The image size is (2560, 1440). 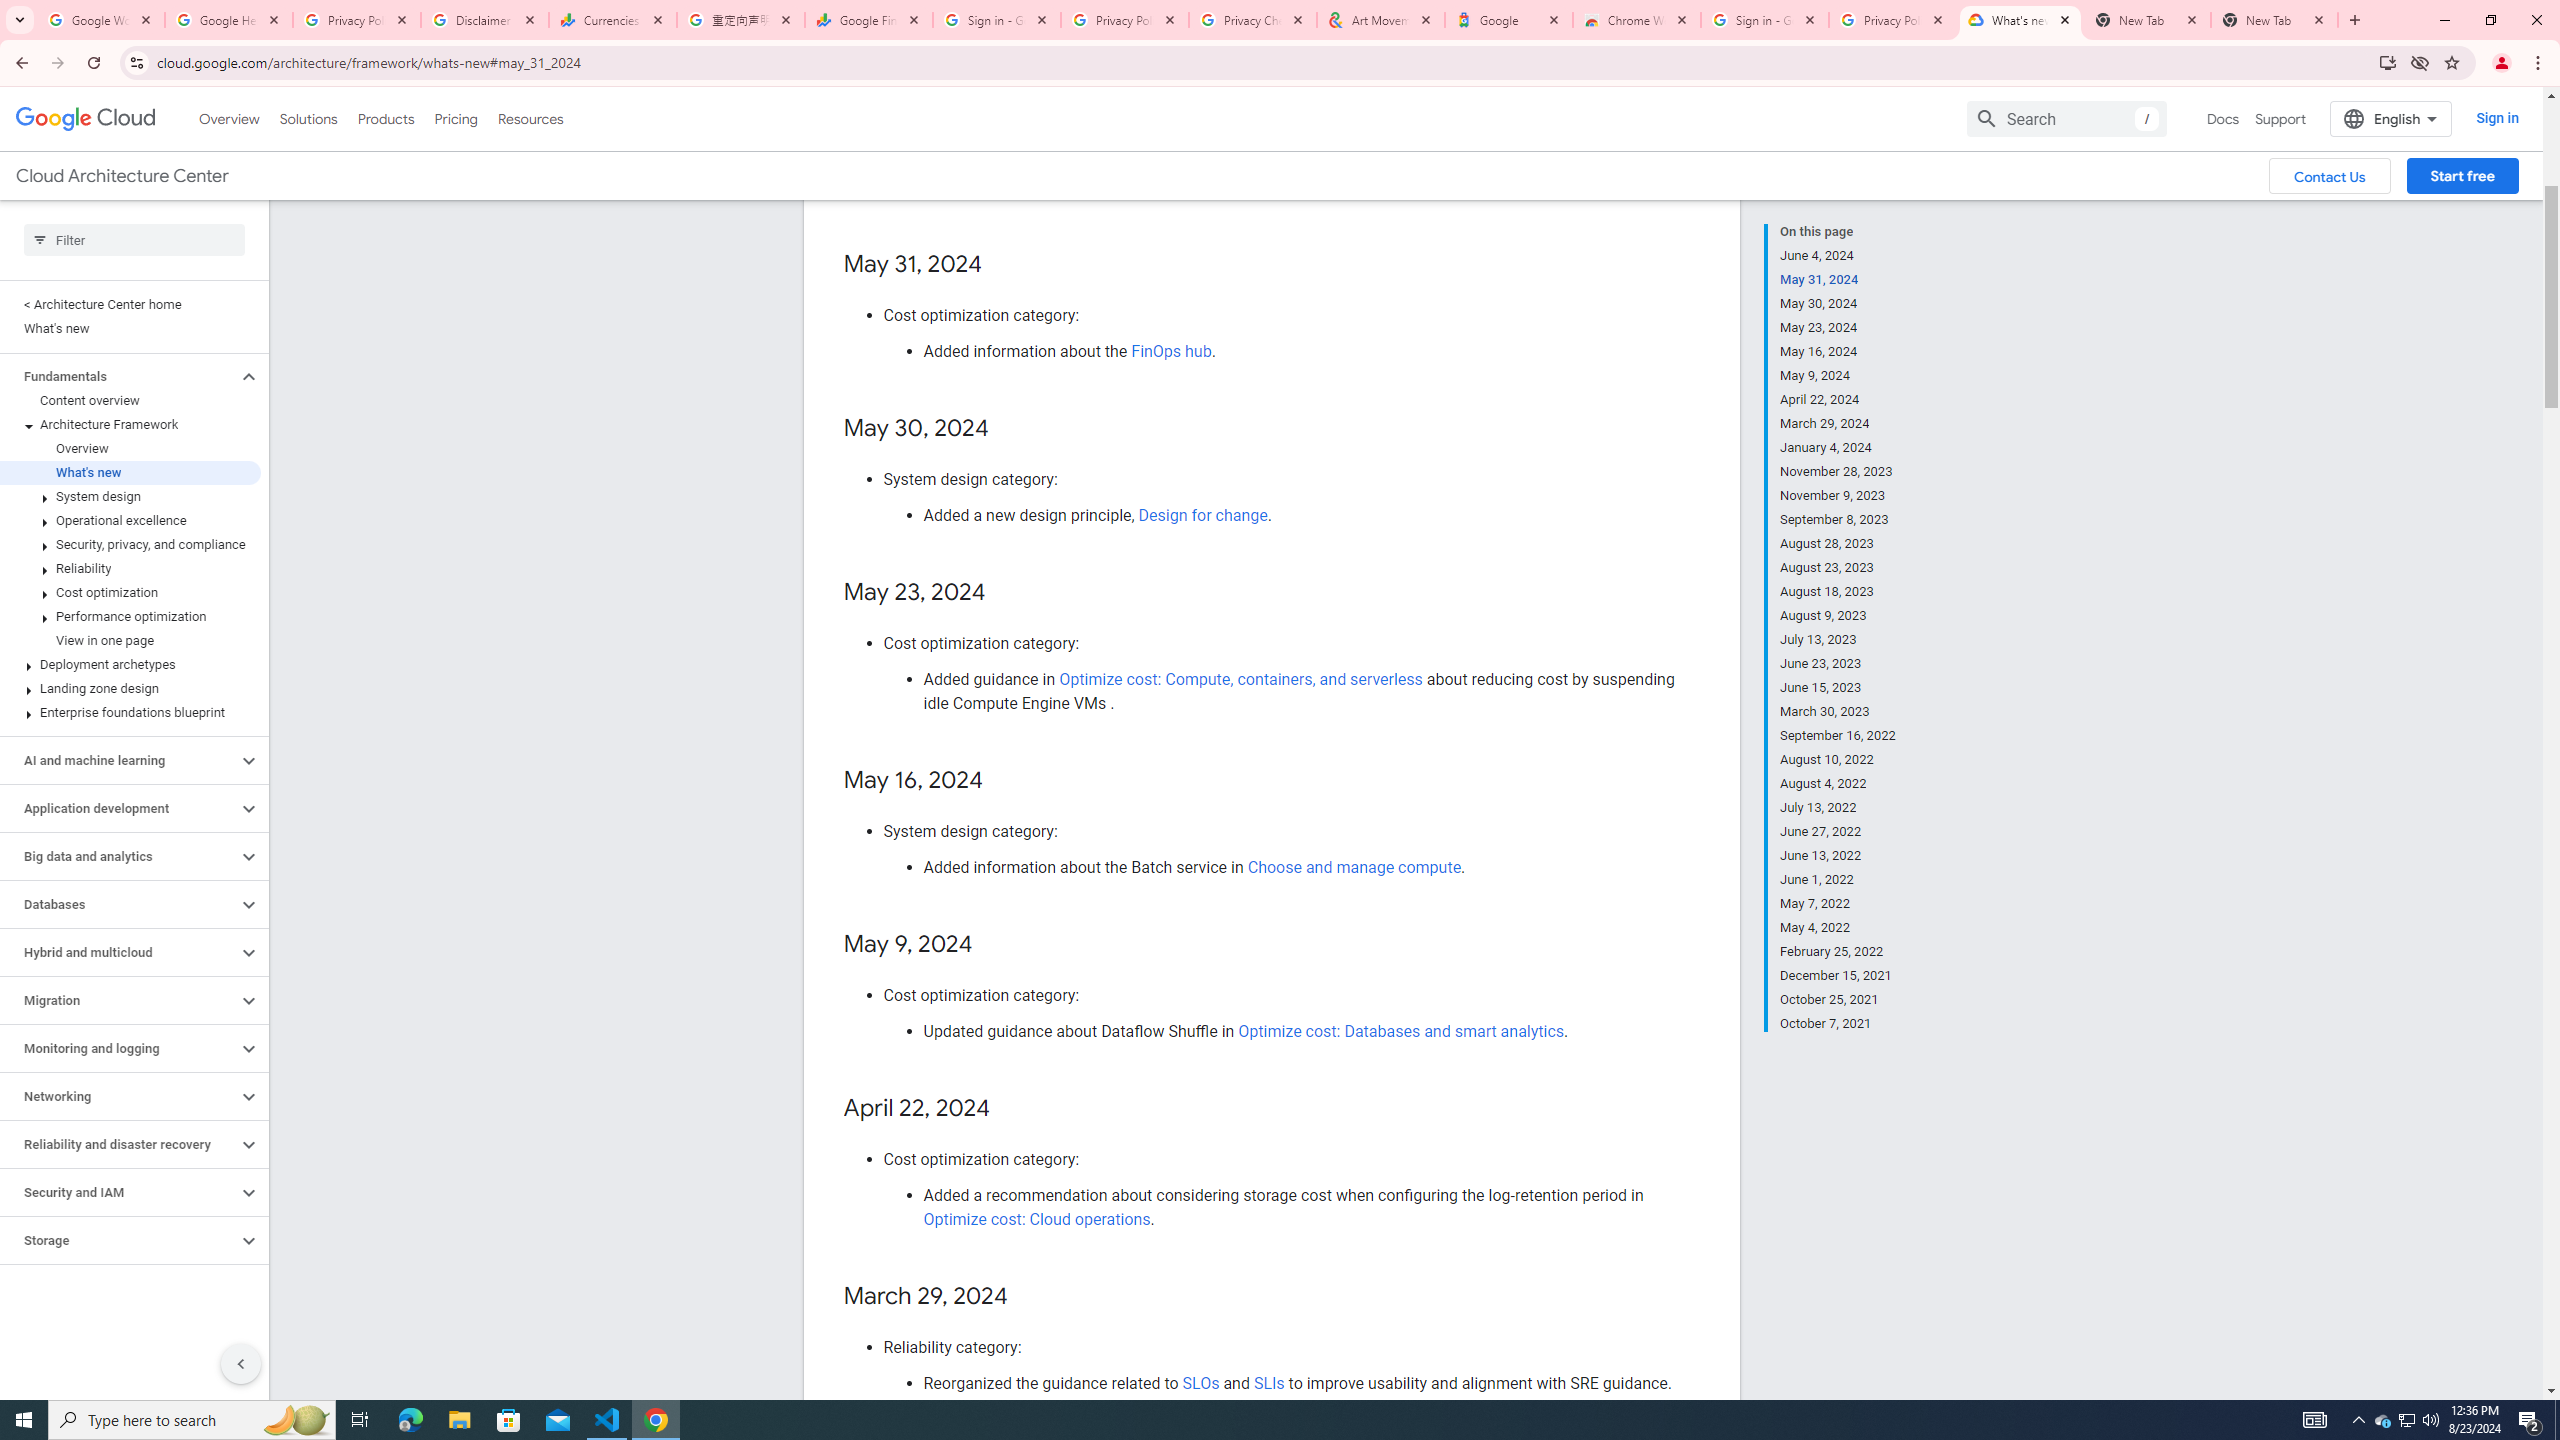 What do you see at coordinates (1007, 428) in the screenshot?
I see `'Copy link to this section: May 30, 2024'` at bounding box center [1007, 428].